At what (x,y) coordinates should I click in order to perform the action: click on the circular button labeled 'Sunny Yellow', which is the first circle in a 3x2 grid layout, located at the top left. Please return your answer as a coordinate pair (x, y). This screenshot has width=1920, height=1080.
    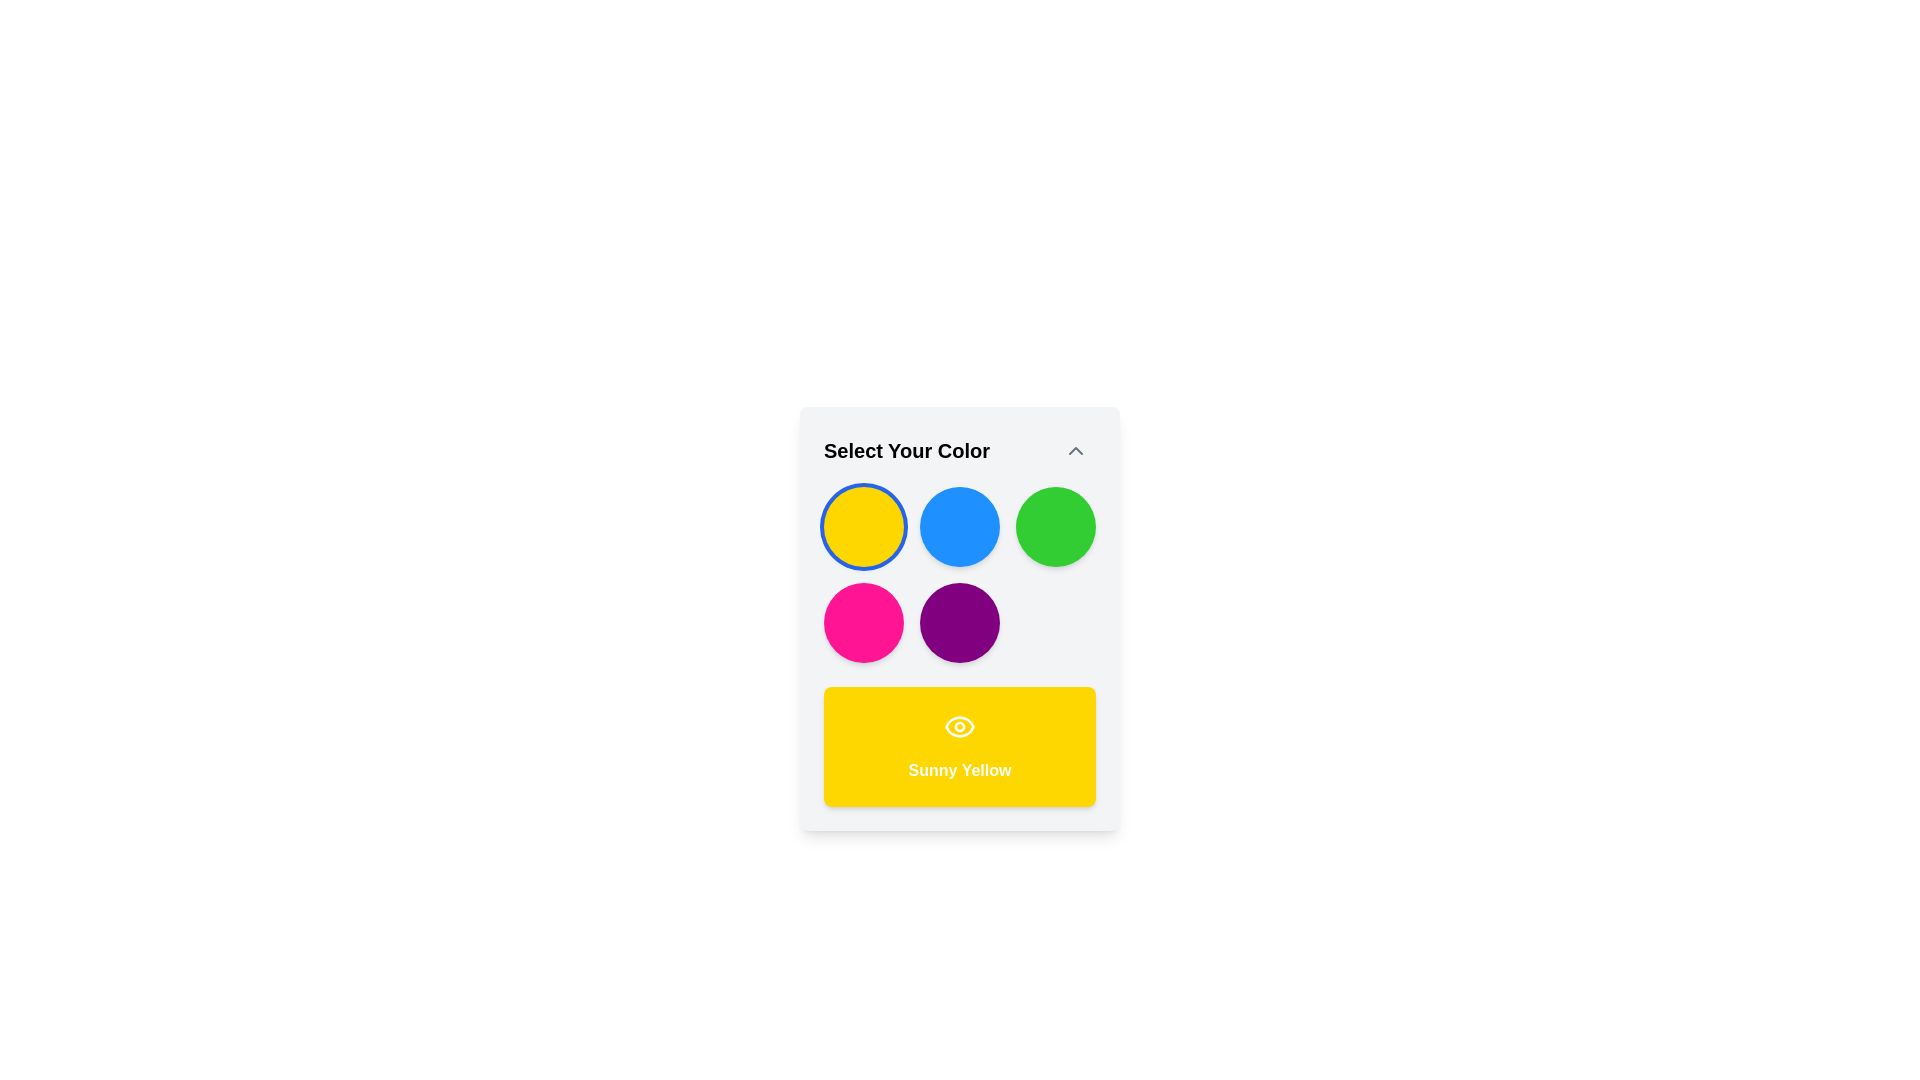
    Looking at the image, I should click on (864, 526).